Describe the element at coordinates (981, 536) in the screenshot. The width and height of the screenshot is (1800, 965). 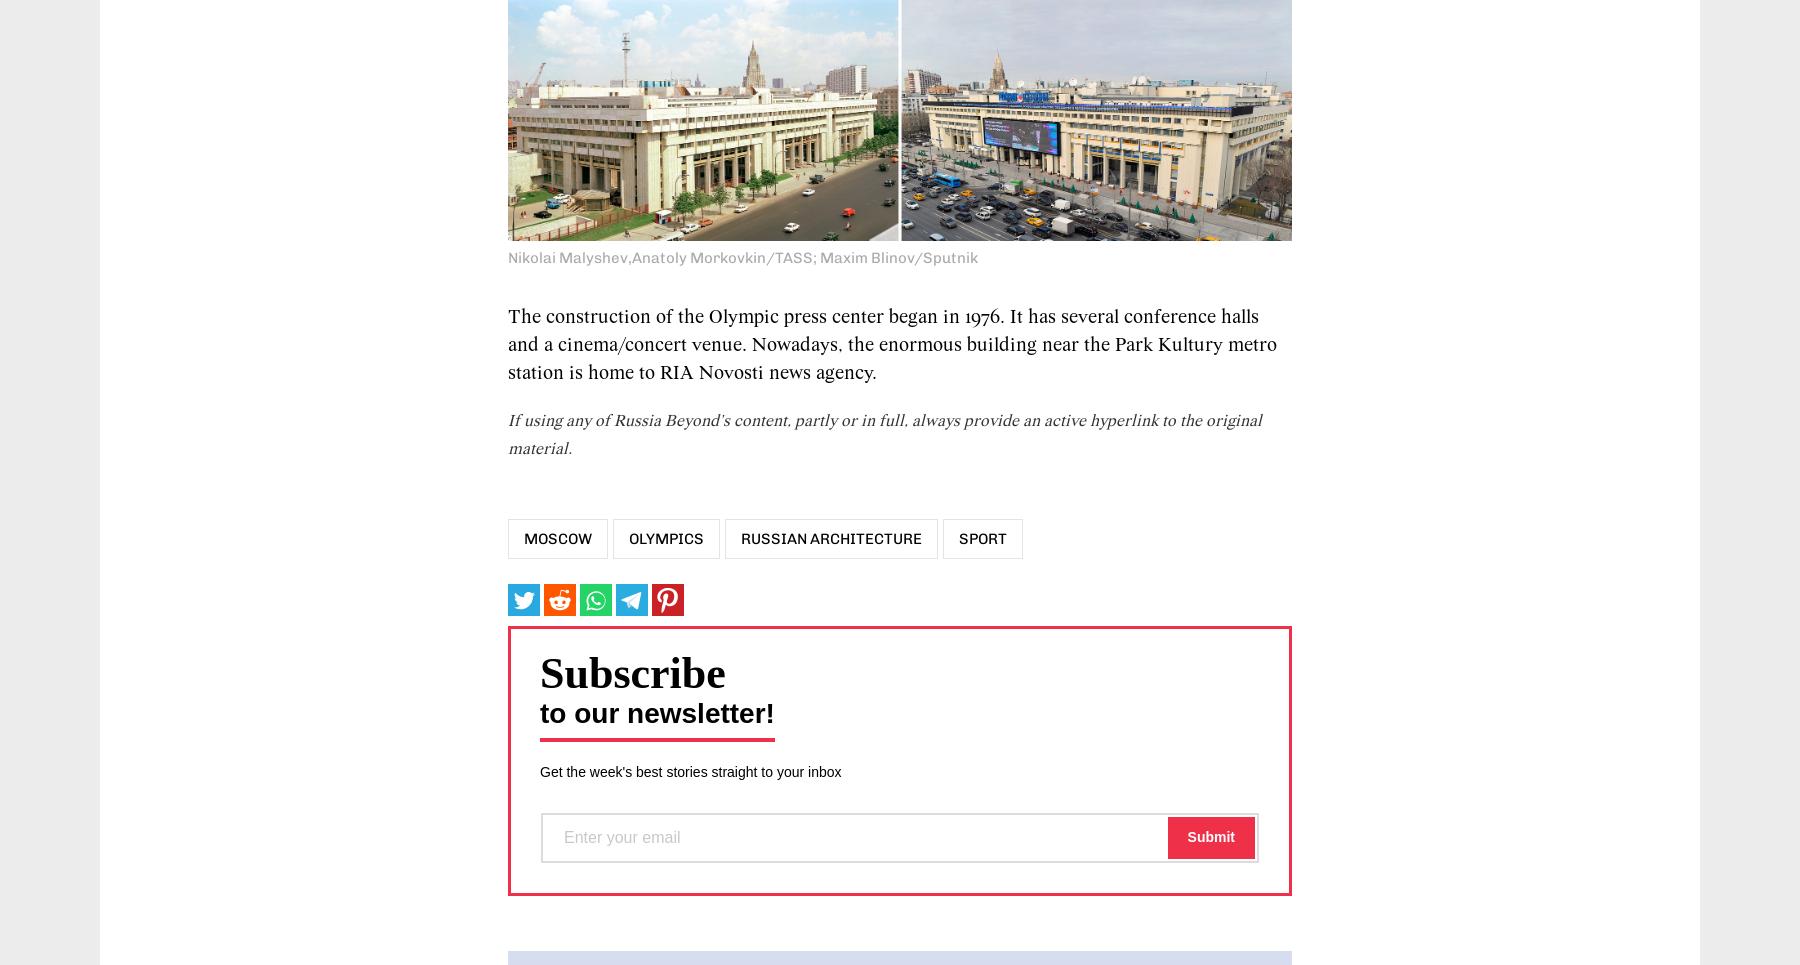
I see `'Sport'` at that location.